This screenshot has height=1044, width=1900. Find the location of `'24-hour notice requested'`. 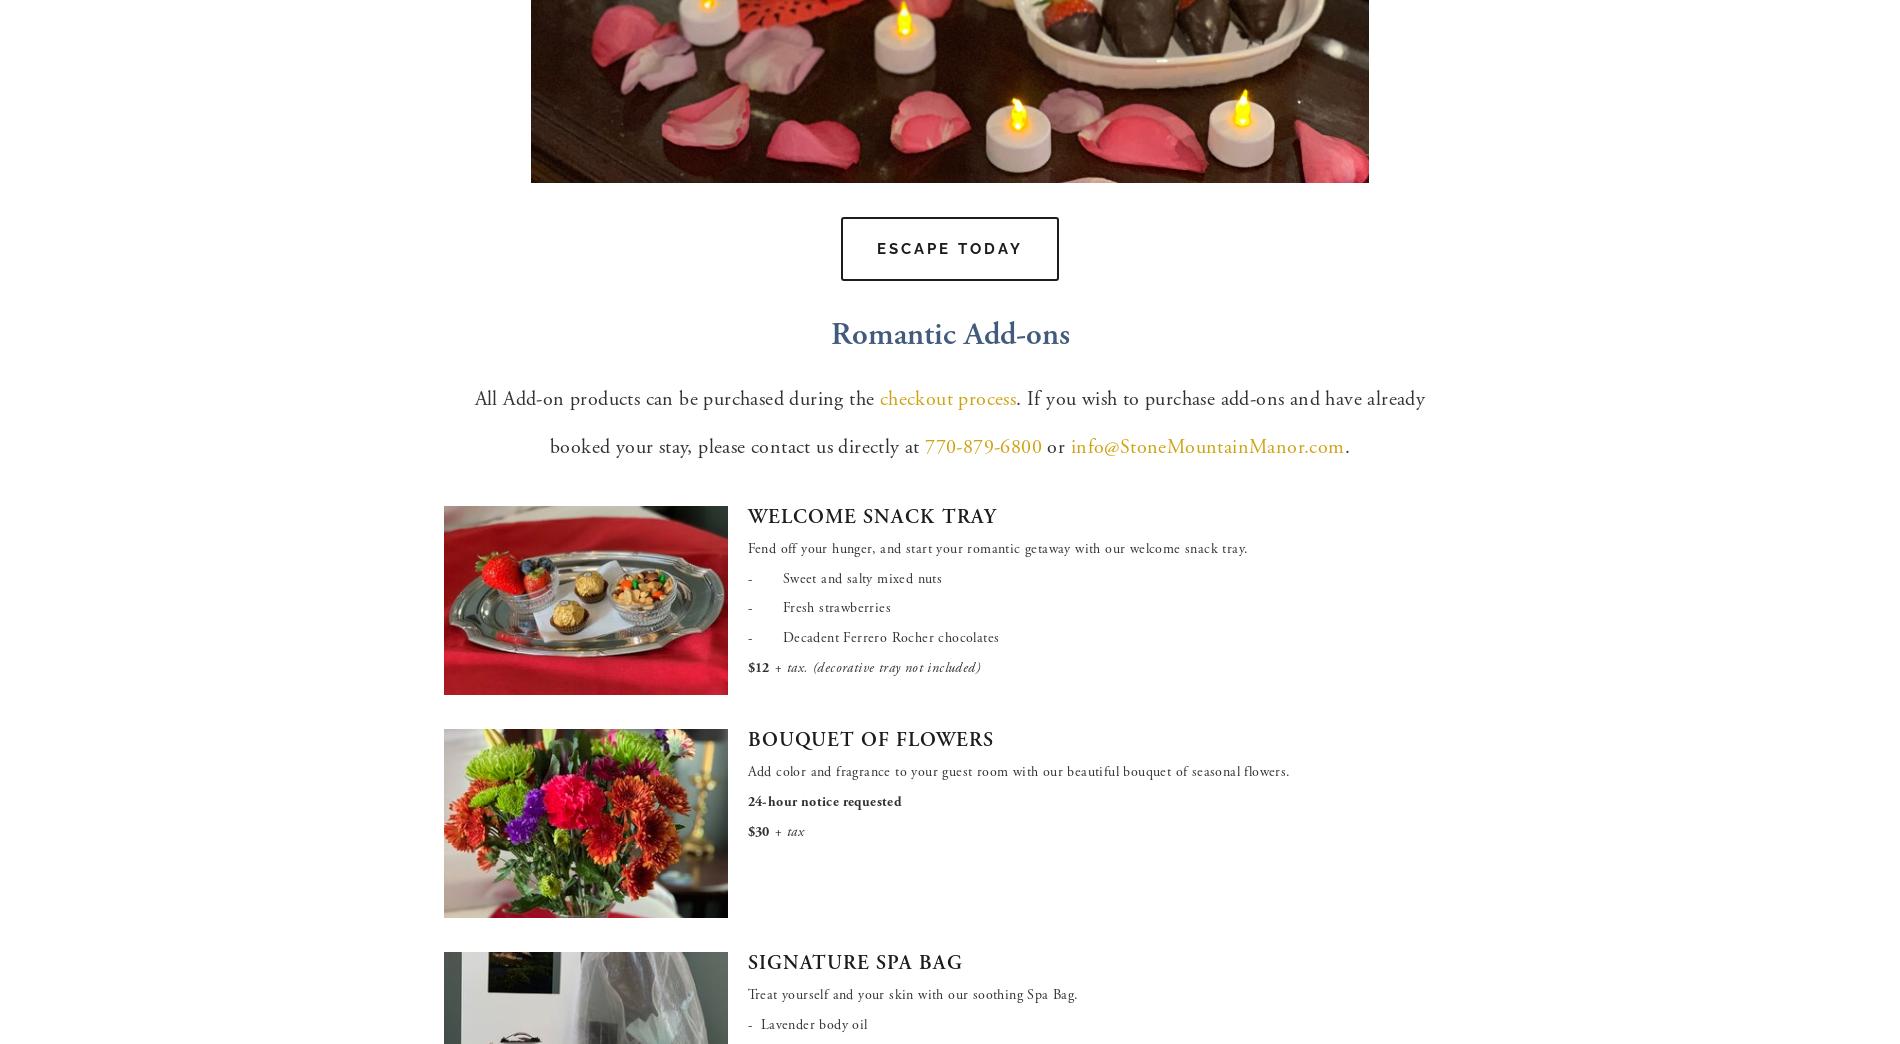

'24-hour notice requested' is located at coordinates (823, 799).